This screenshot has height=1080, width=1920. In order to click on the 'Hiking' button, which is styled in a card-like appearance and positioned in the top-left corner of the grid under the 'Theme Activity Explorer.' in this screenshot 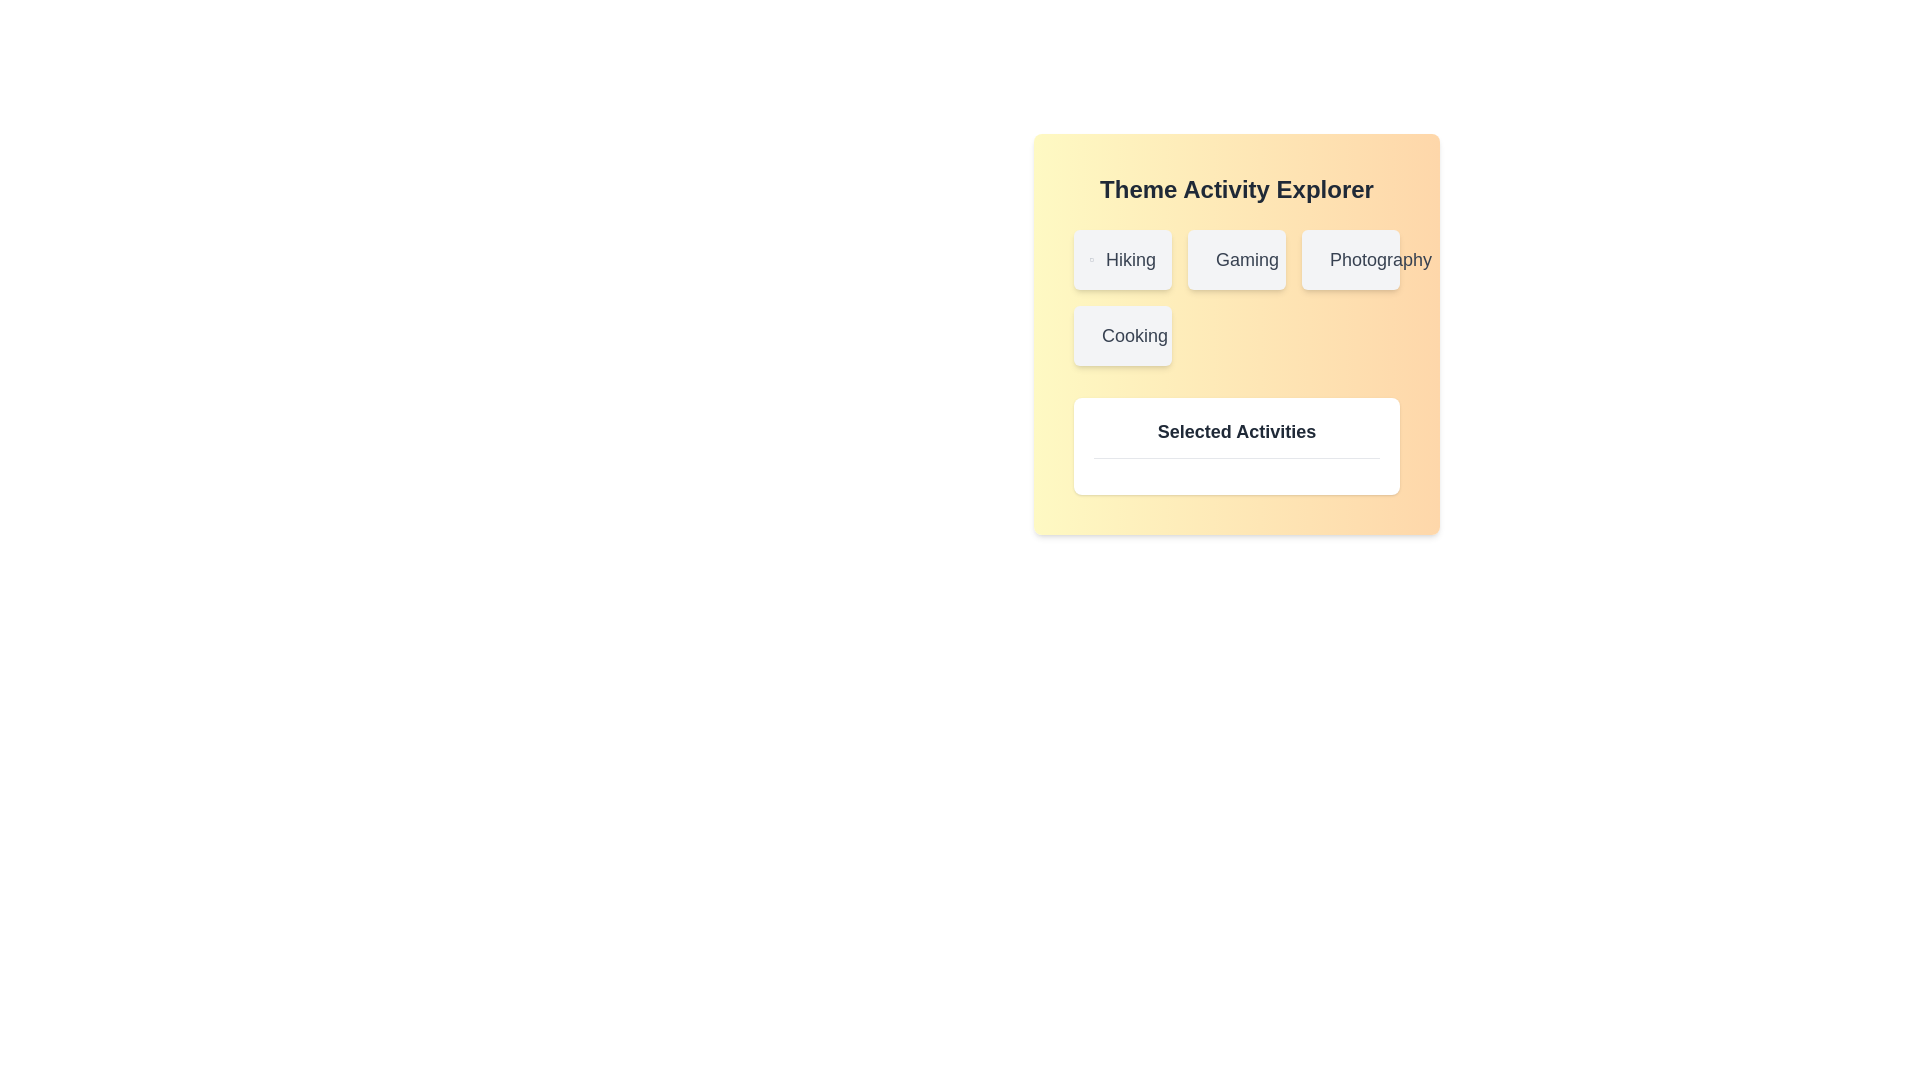, I will do `click(1123, 258)`.